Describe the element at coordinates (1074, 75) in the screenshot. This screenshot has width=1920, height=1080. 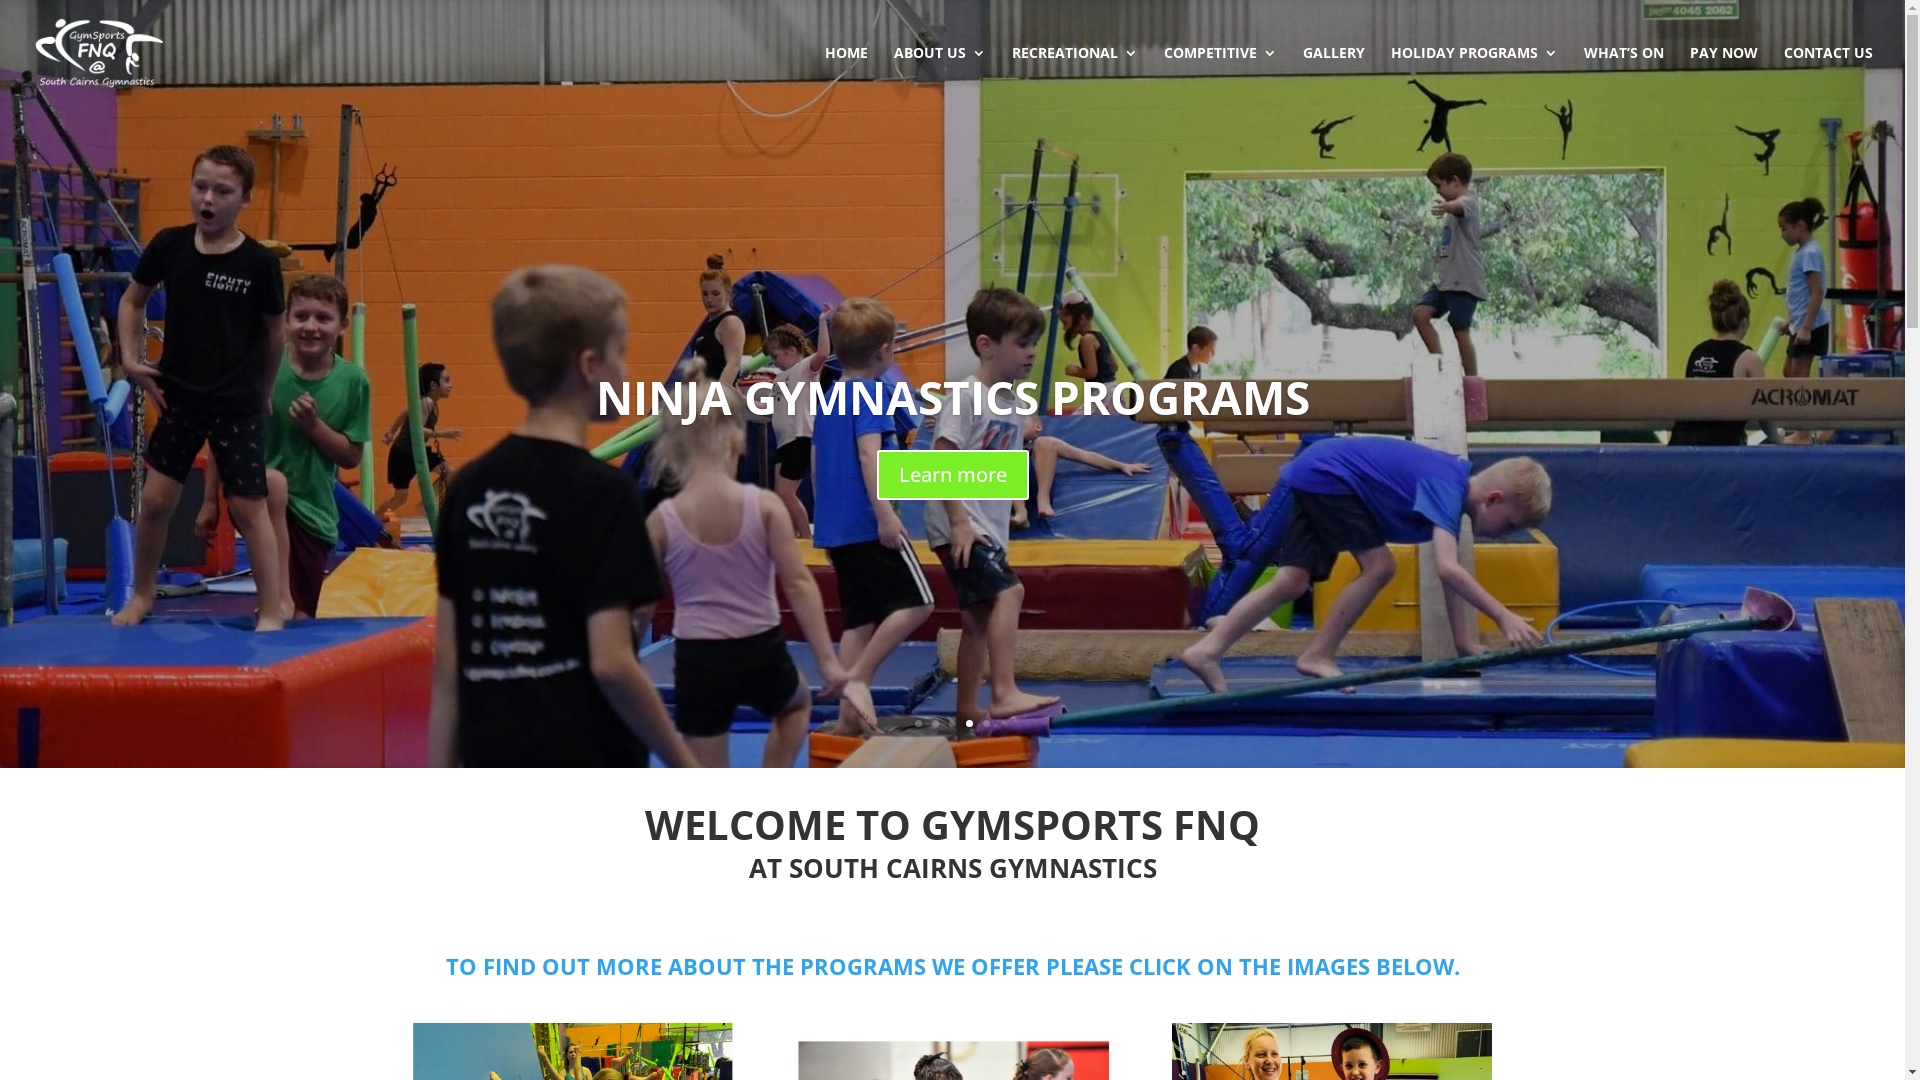
I see `'RECREATIONAL'` at that location.